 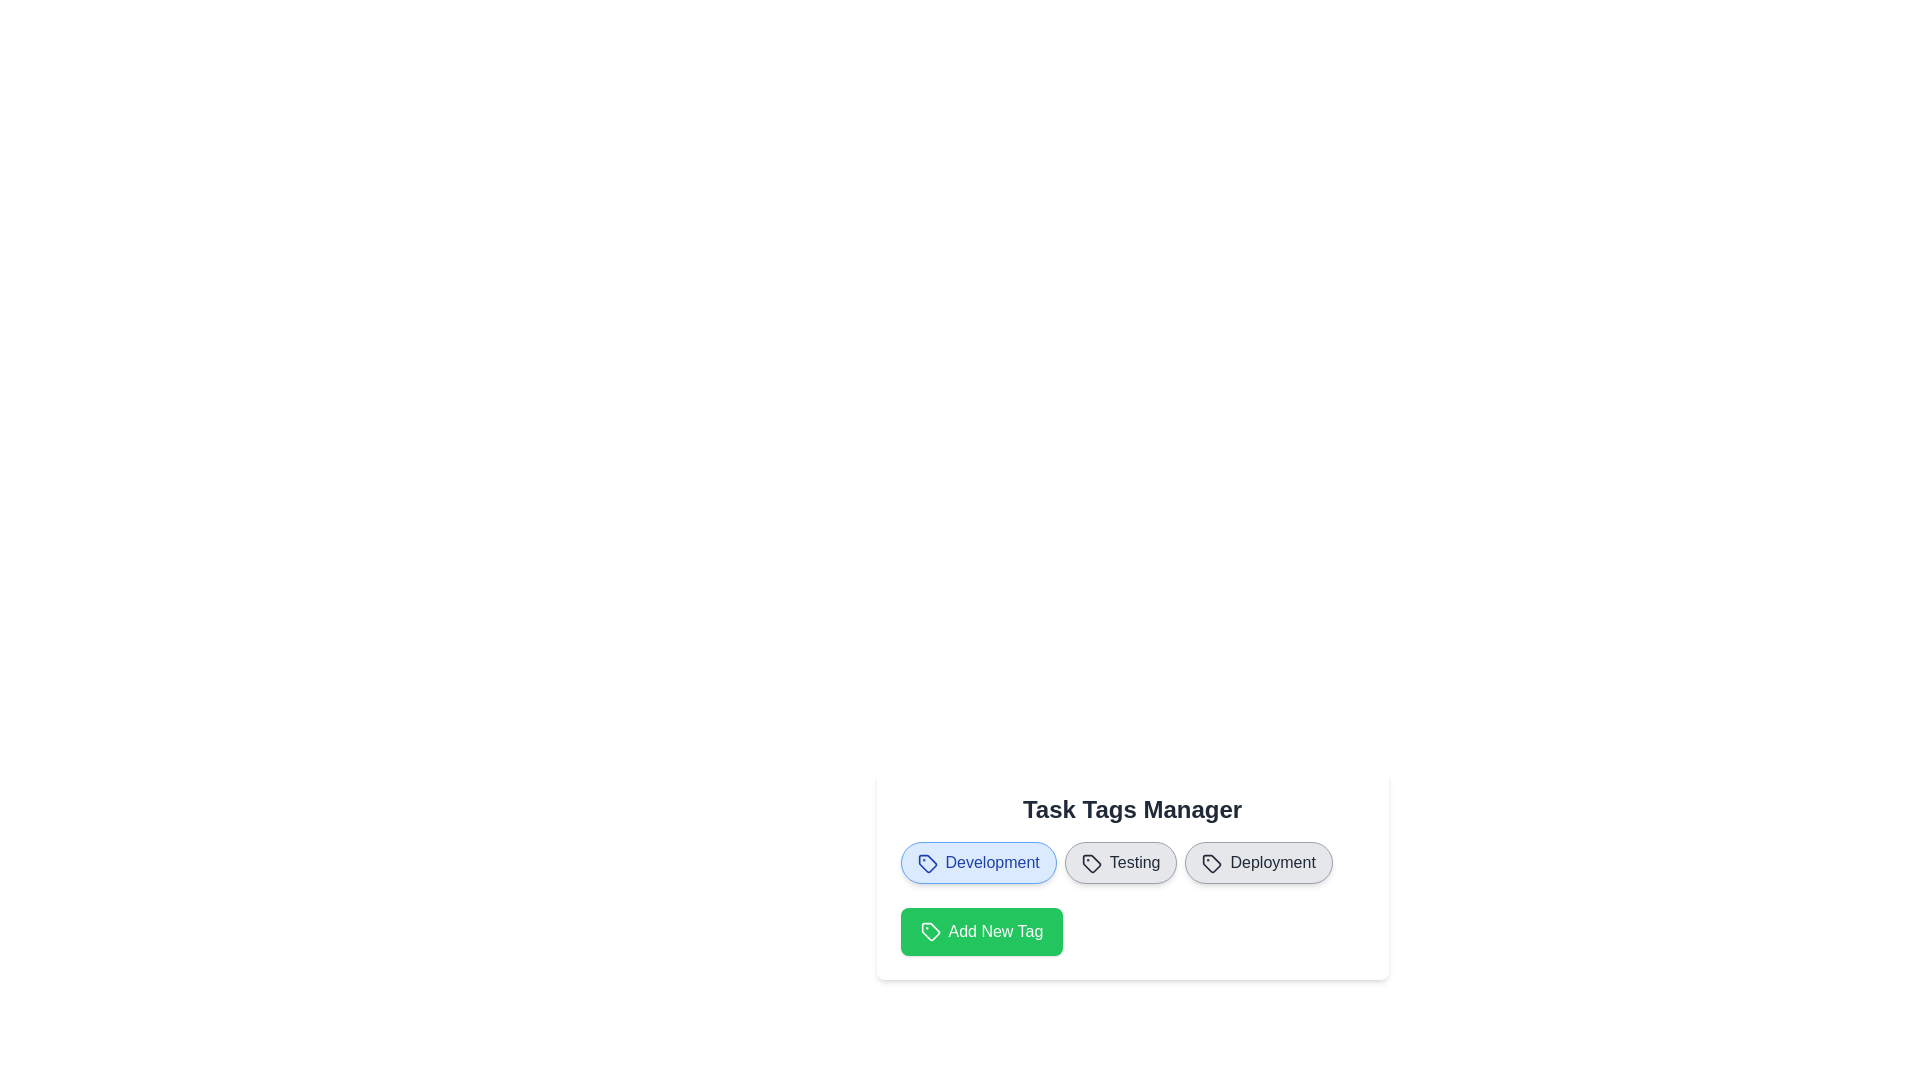 What do you see at coordinates (1258, 862) in the screenshot?
I see `the 'Deployment' button, which is the third button in the horizontal row within the 'Task Tags Manager' group` at bounding box center [1258, 862].